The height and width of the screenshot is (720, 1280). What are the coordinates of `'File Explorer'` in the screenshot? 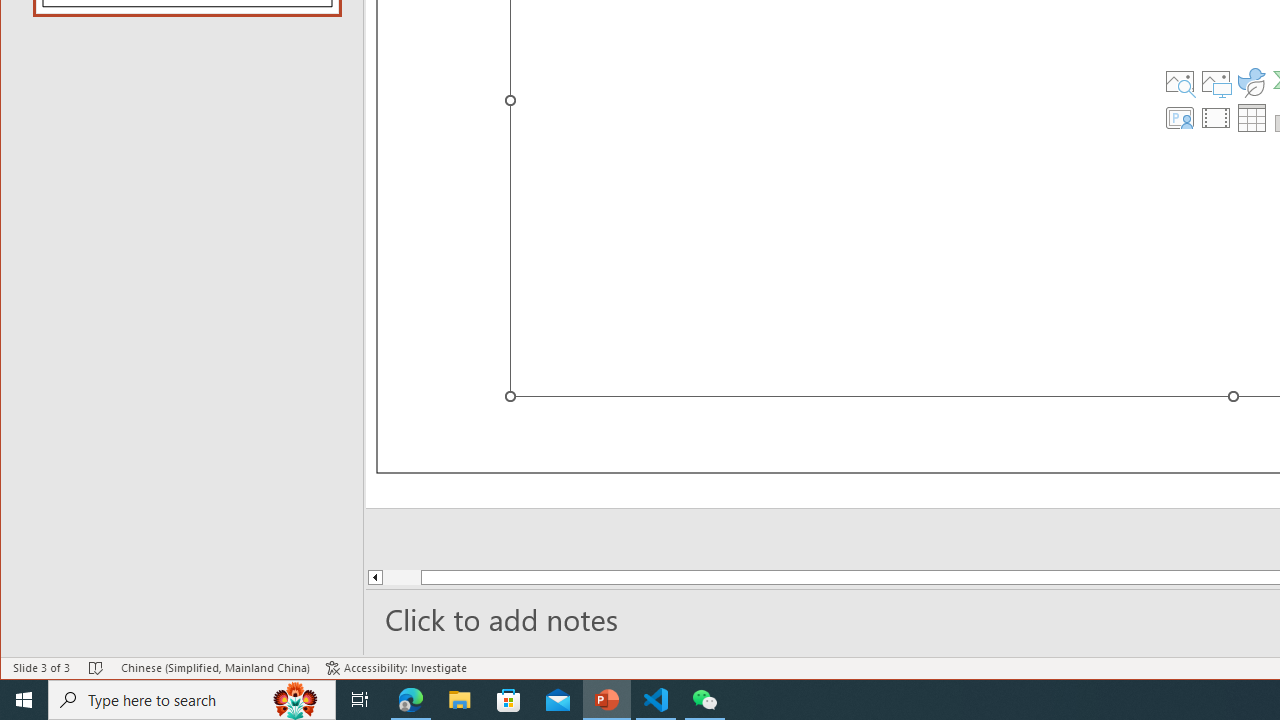 It's located at (459, 698).